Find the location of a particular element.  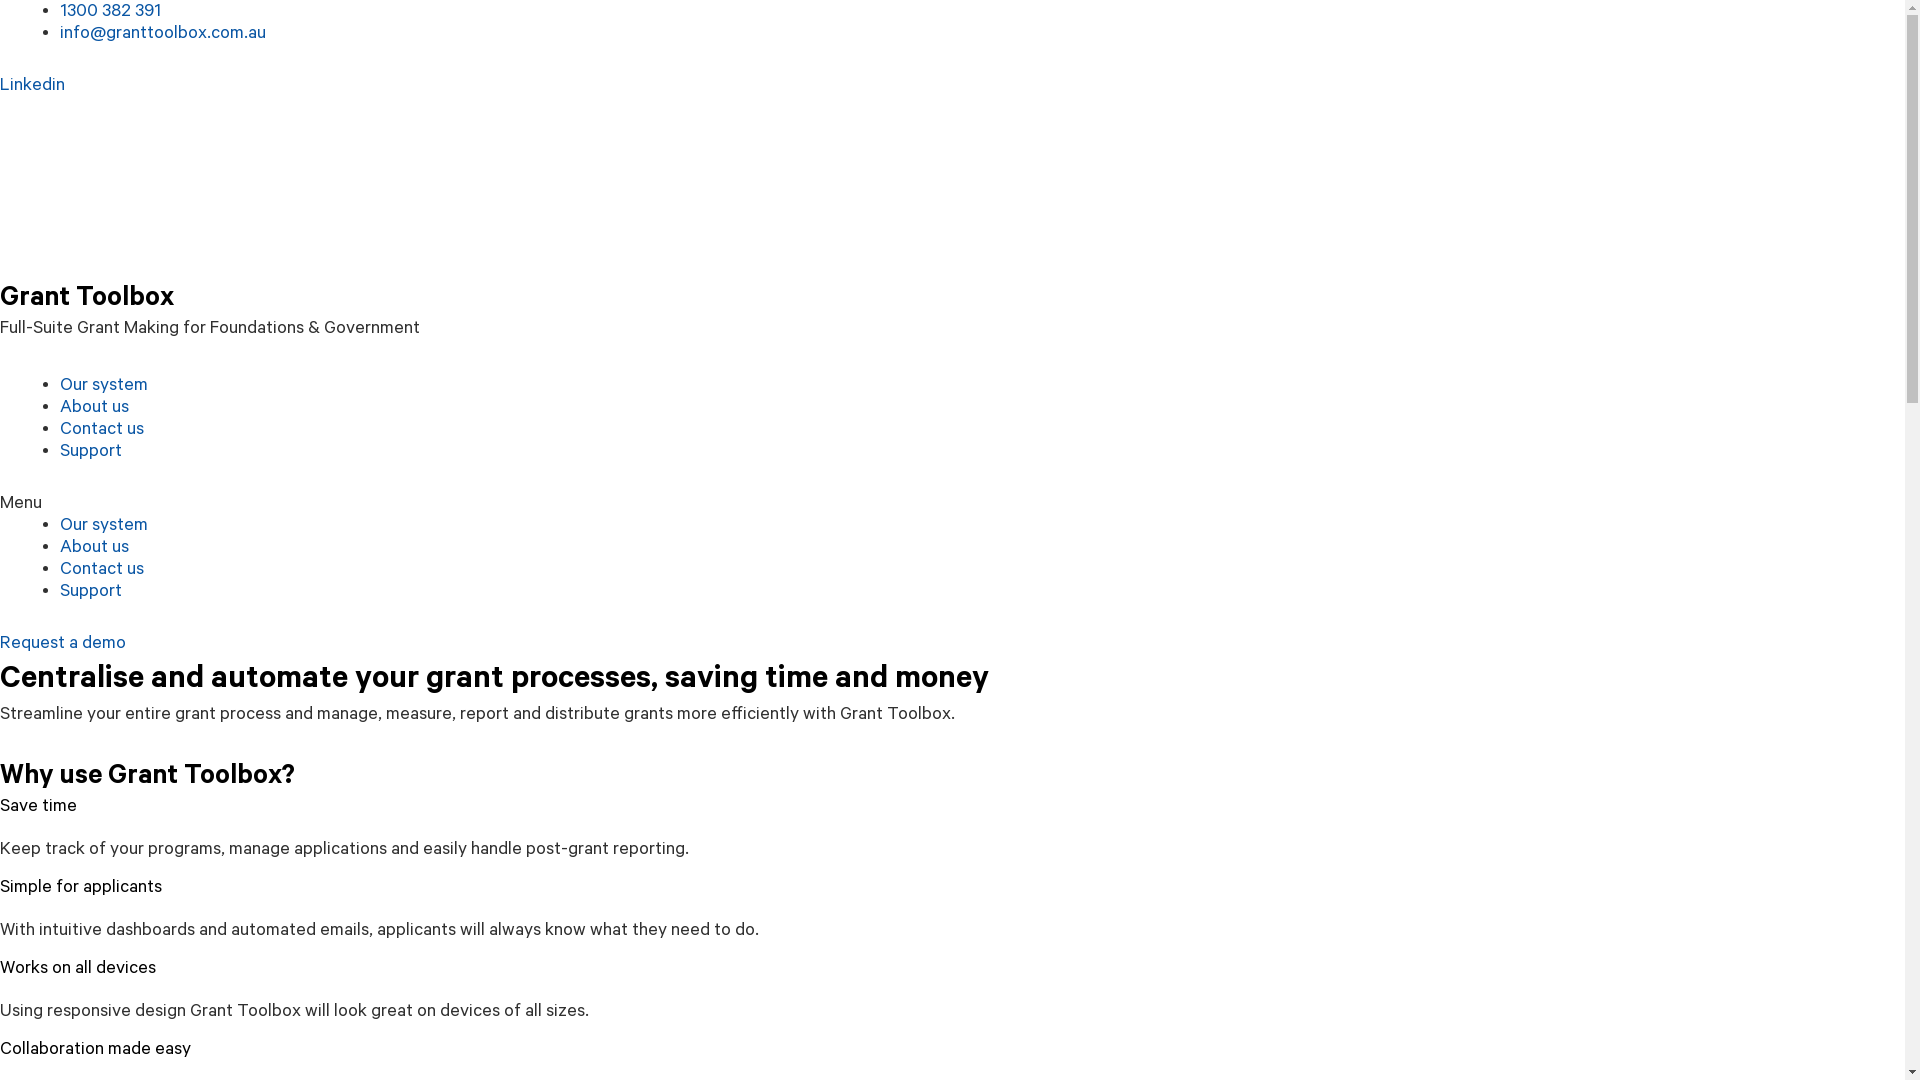

'About us' is located at coordinates (93, 405).